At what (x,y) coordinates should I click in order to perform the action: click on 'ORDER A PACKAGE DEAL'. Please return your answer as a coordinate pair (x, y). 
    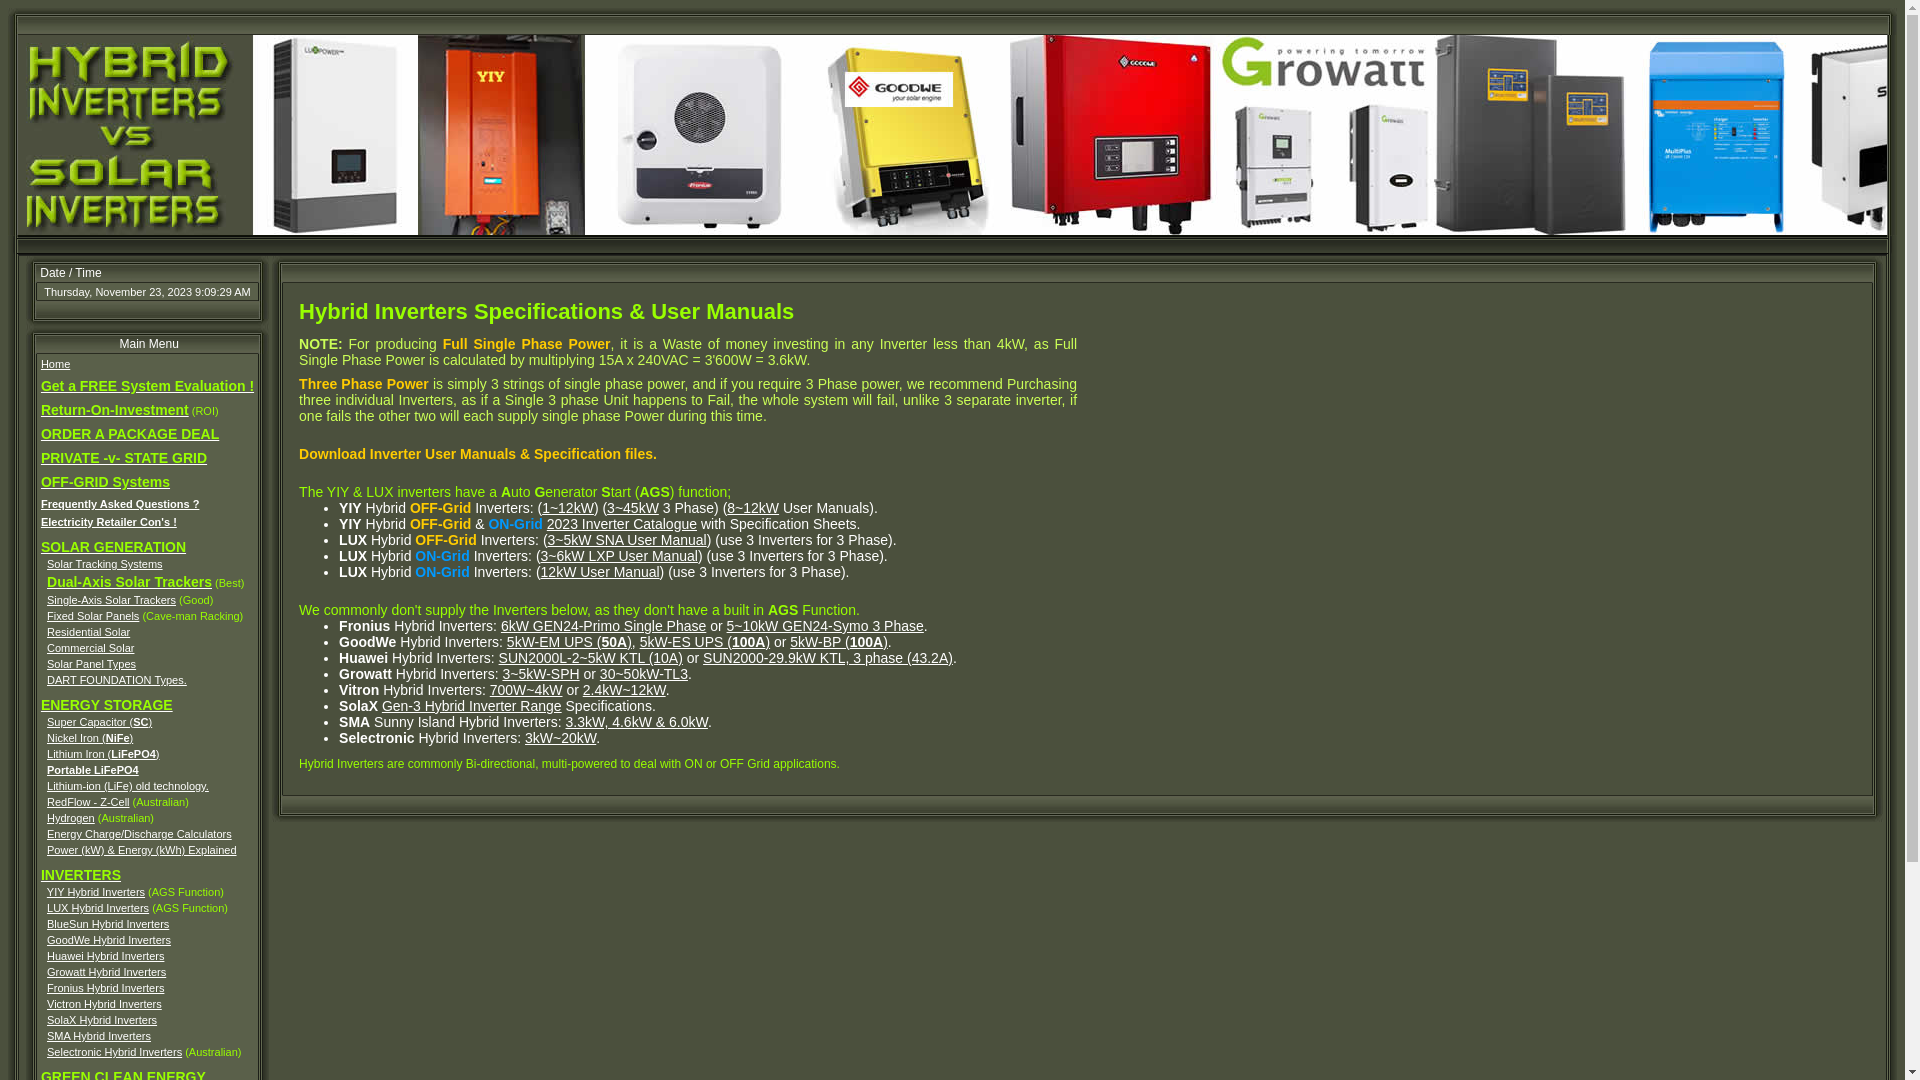
    Looking at the image, I should click on (41, 434).